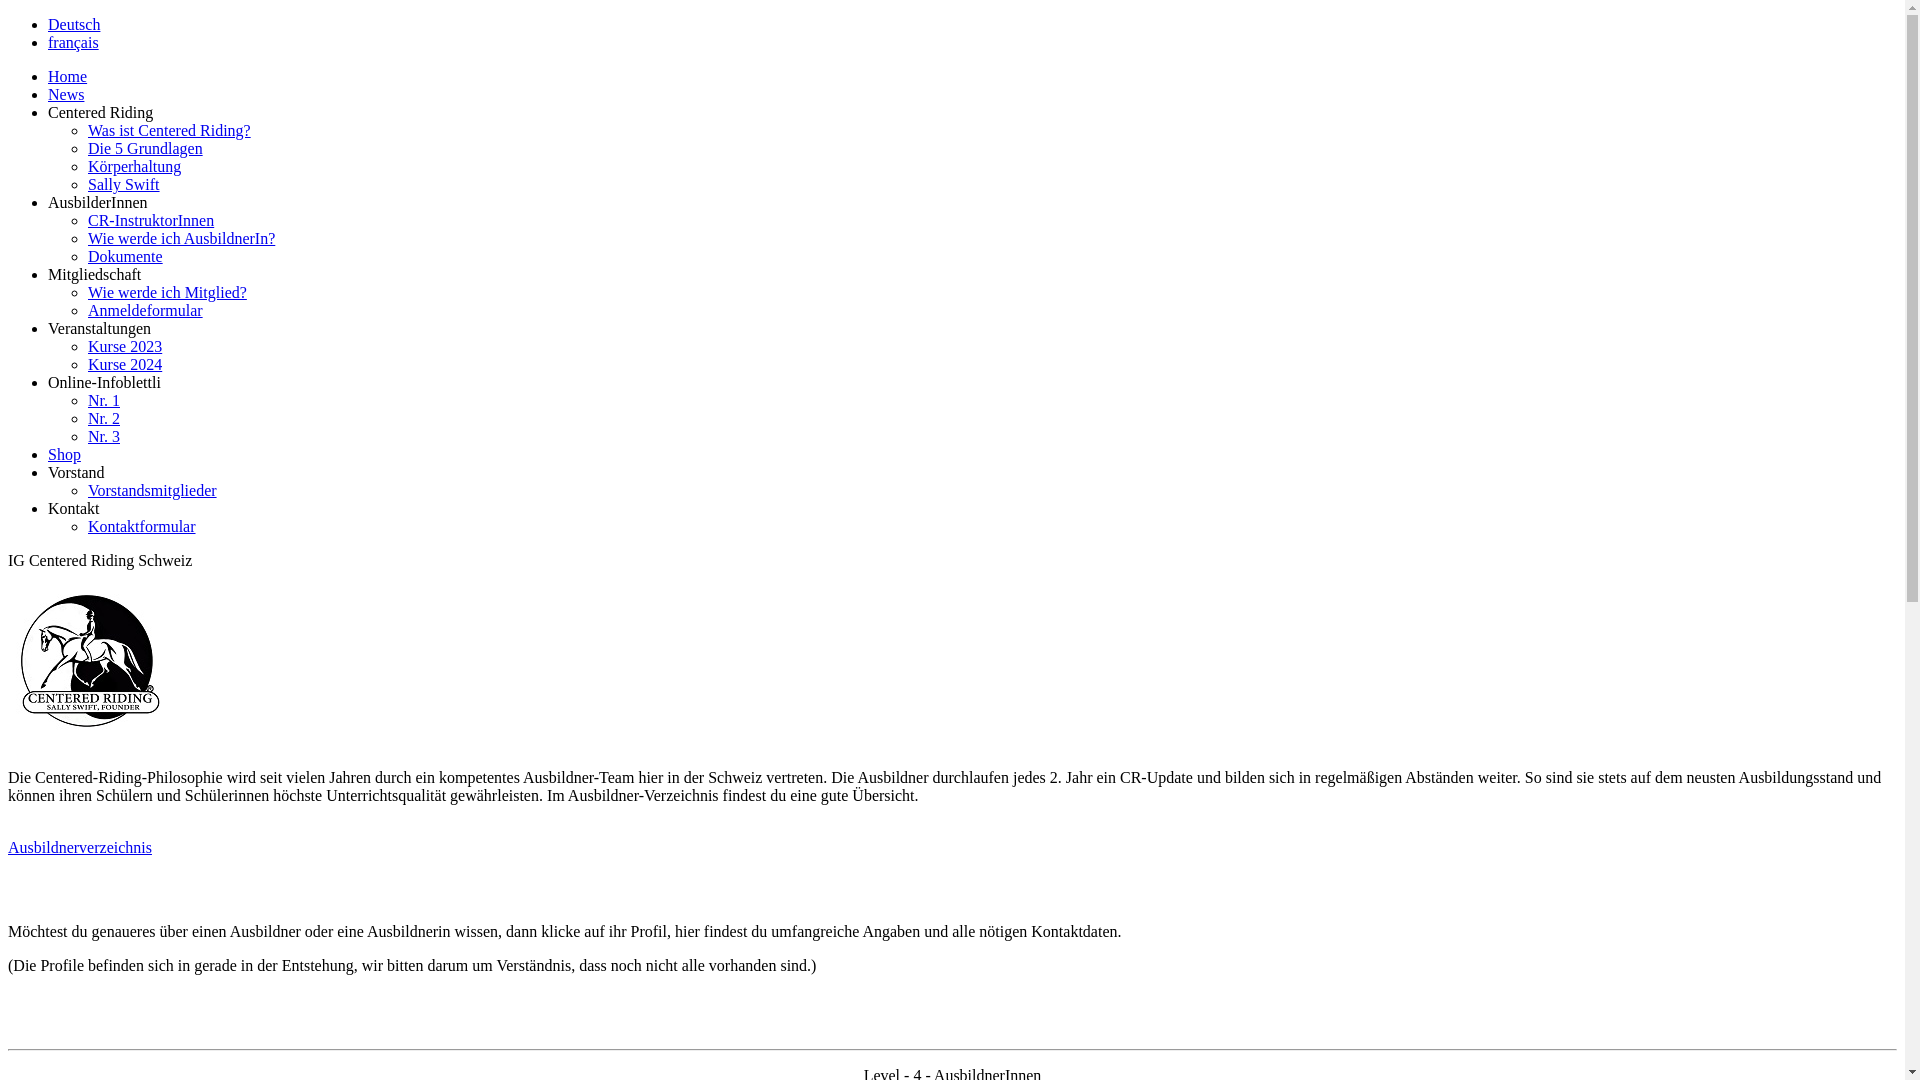  I want to click on 'Vorstandsmitglieder', so click(151, 490).